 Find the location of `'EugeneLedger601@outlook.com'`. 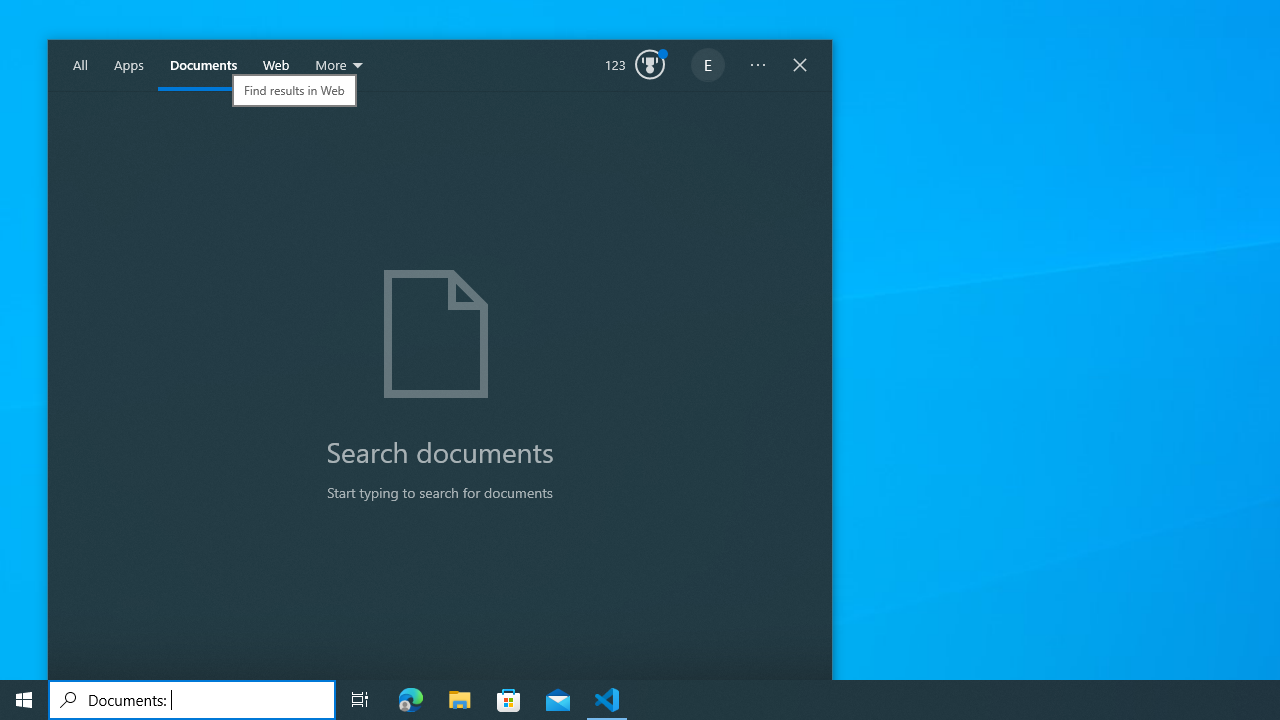

'EugeneLedger601@outlook.com' is located at coordinates (707, 65).